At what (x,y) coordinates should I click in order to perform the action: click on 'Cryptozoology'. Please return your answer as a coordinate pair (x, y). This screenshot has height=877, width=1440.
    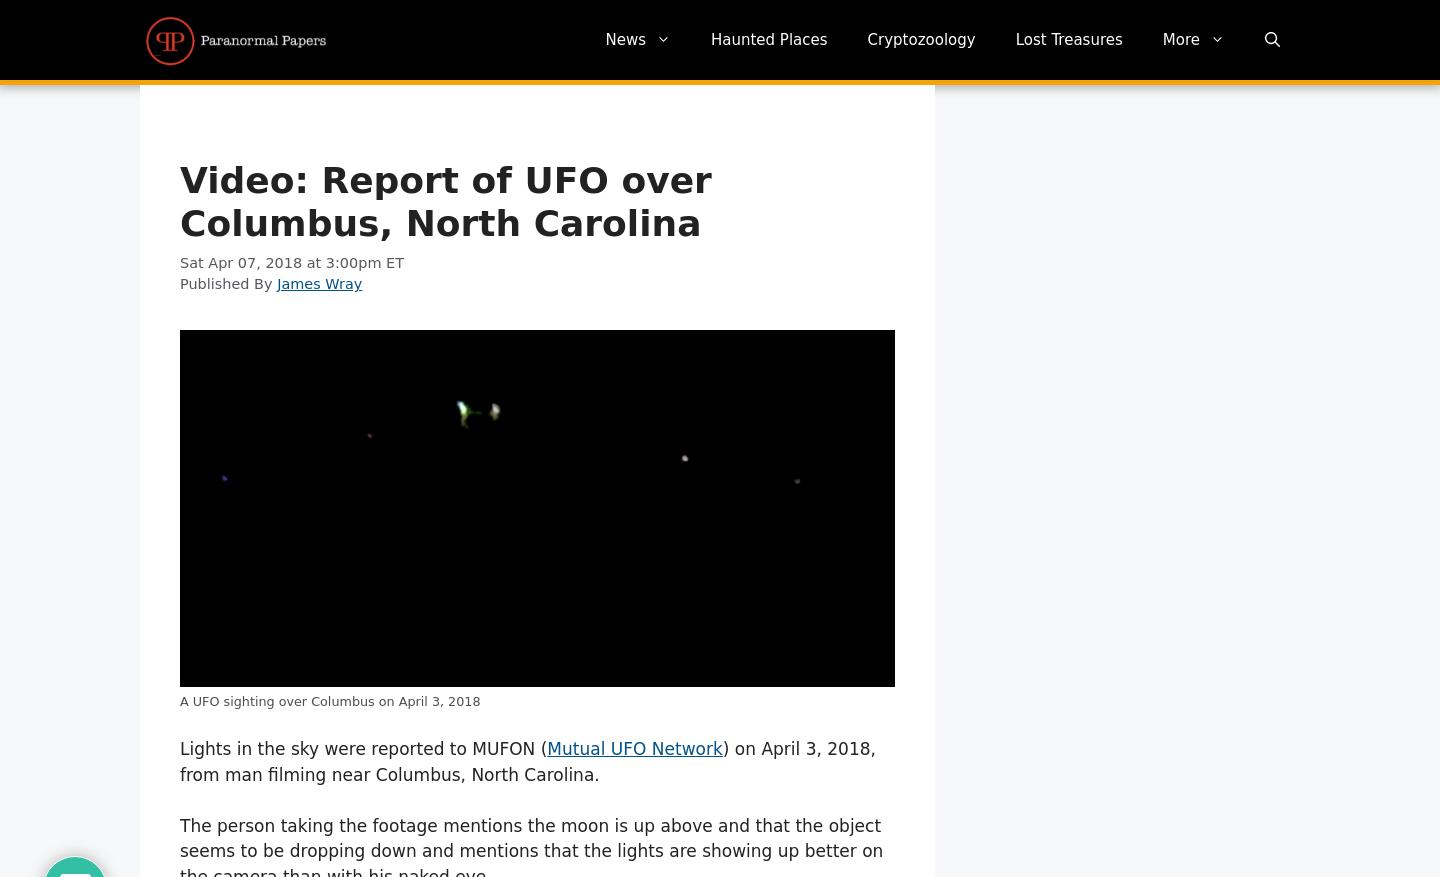
    Looking at the image, I should click on (921, 38).